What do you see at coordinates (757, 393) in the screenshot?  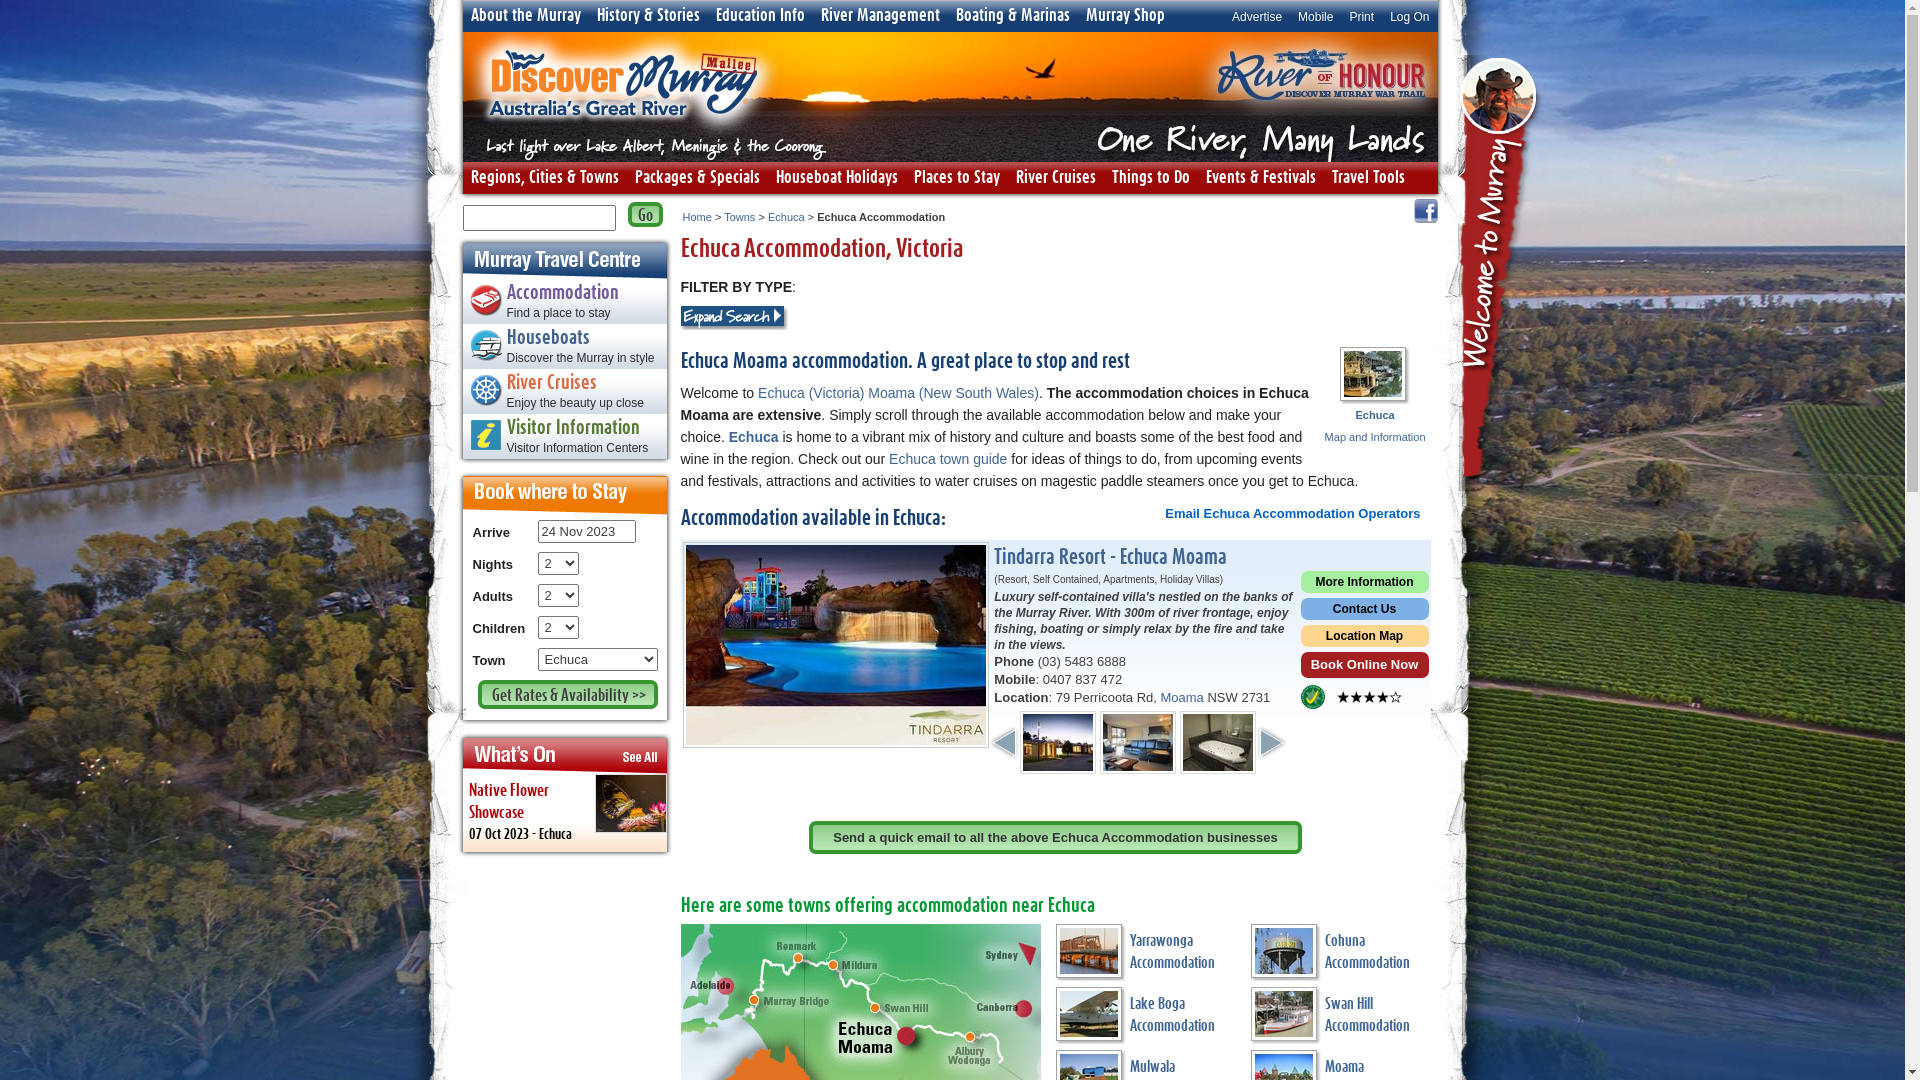 I see `'Echuca (Victoria) Moama (New South Wales)'` at bounding box center [757, 393].